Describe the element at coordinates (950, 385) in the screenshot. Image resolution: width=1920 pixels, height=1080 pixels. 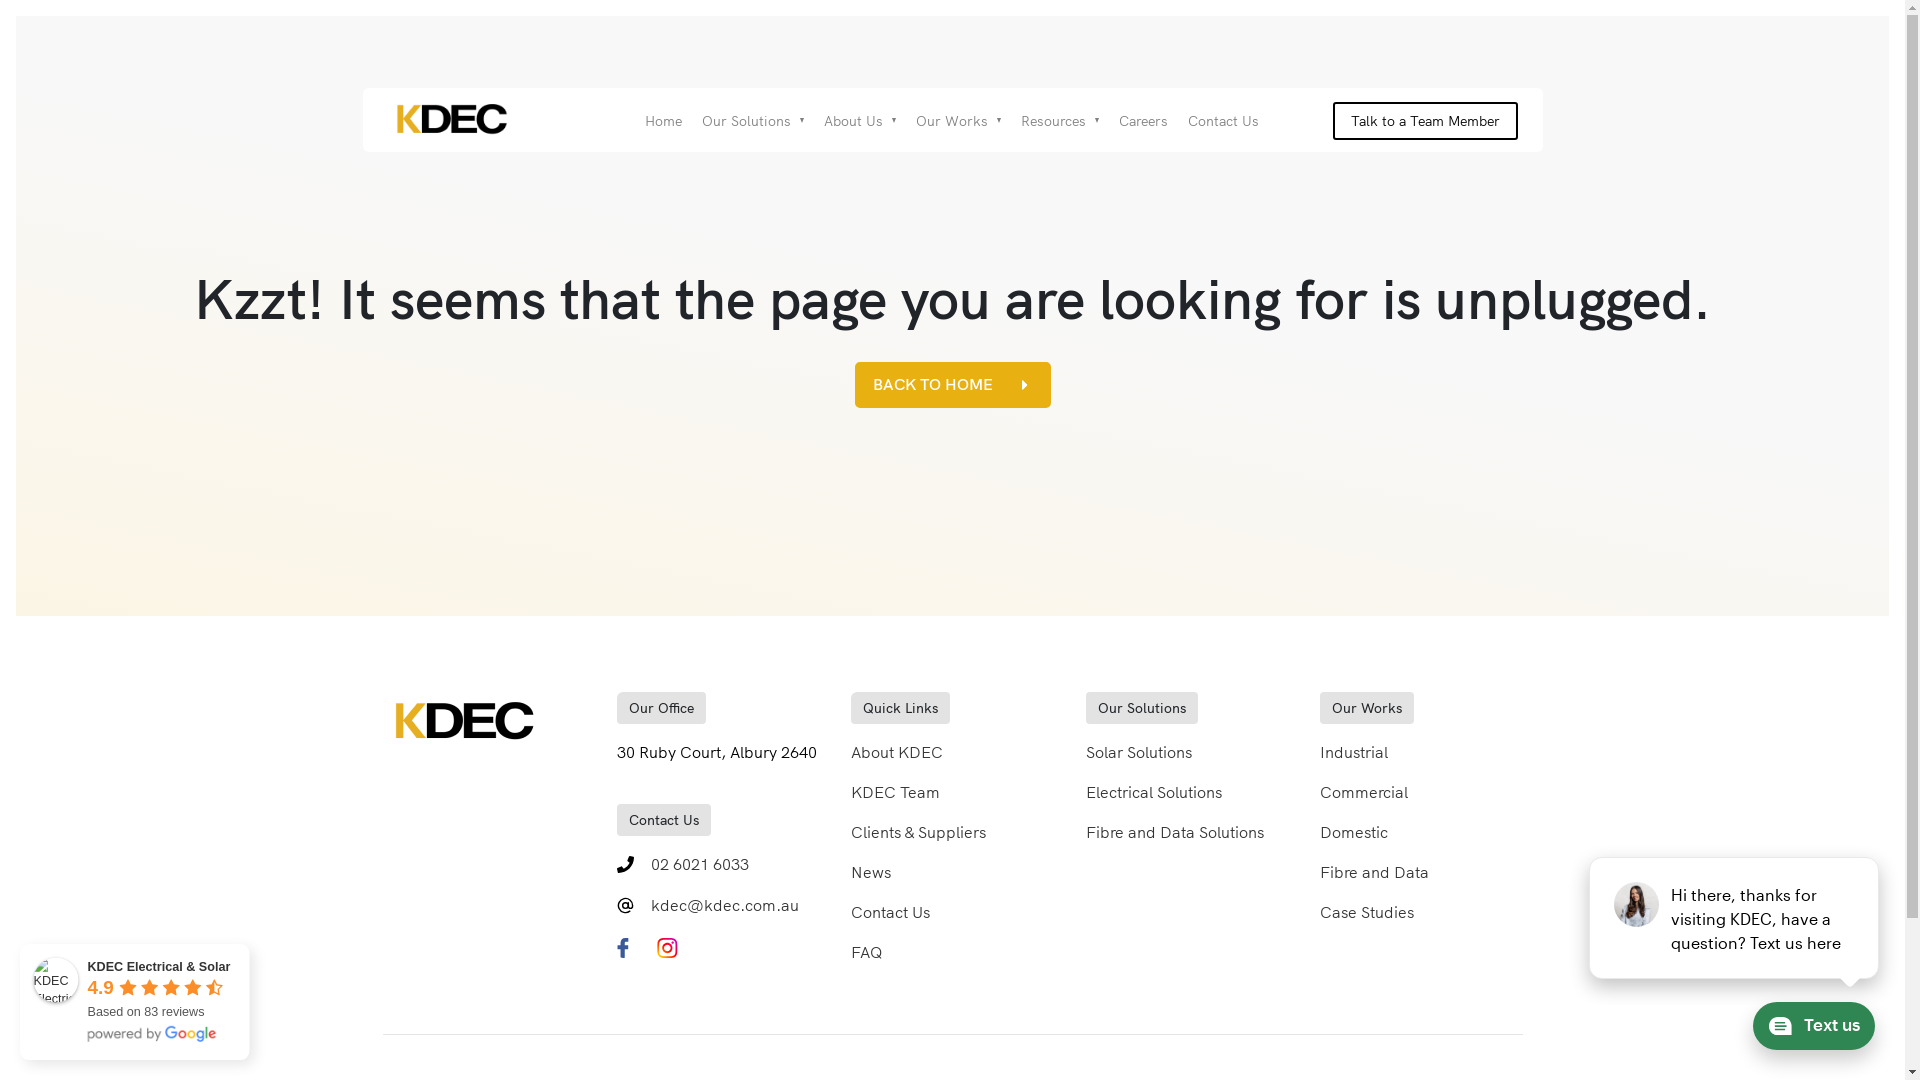
I see `'BACK TO HOME'` at that location.